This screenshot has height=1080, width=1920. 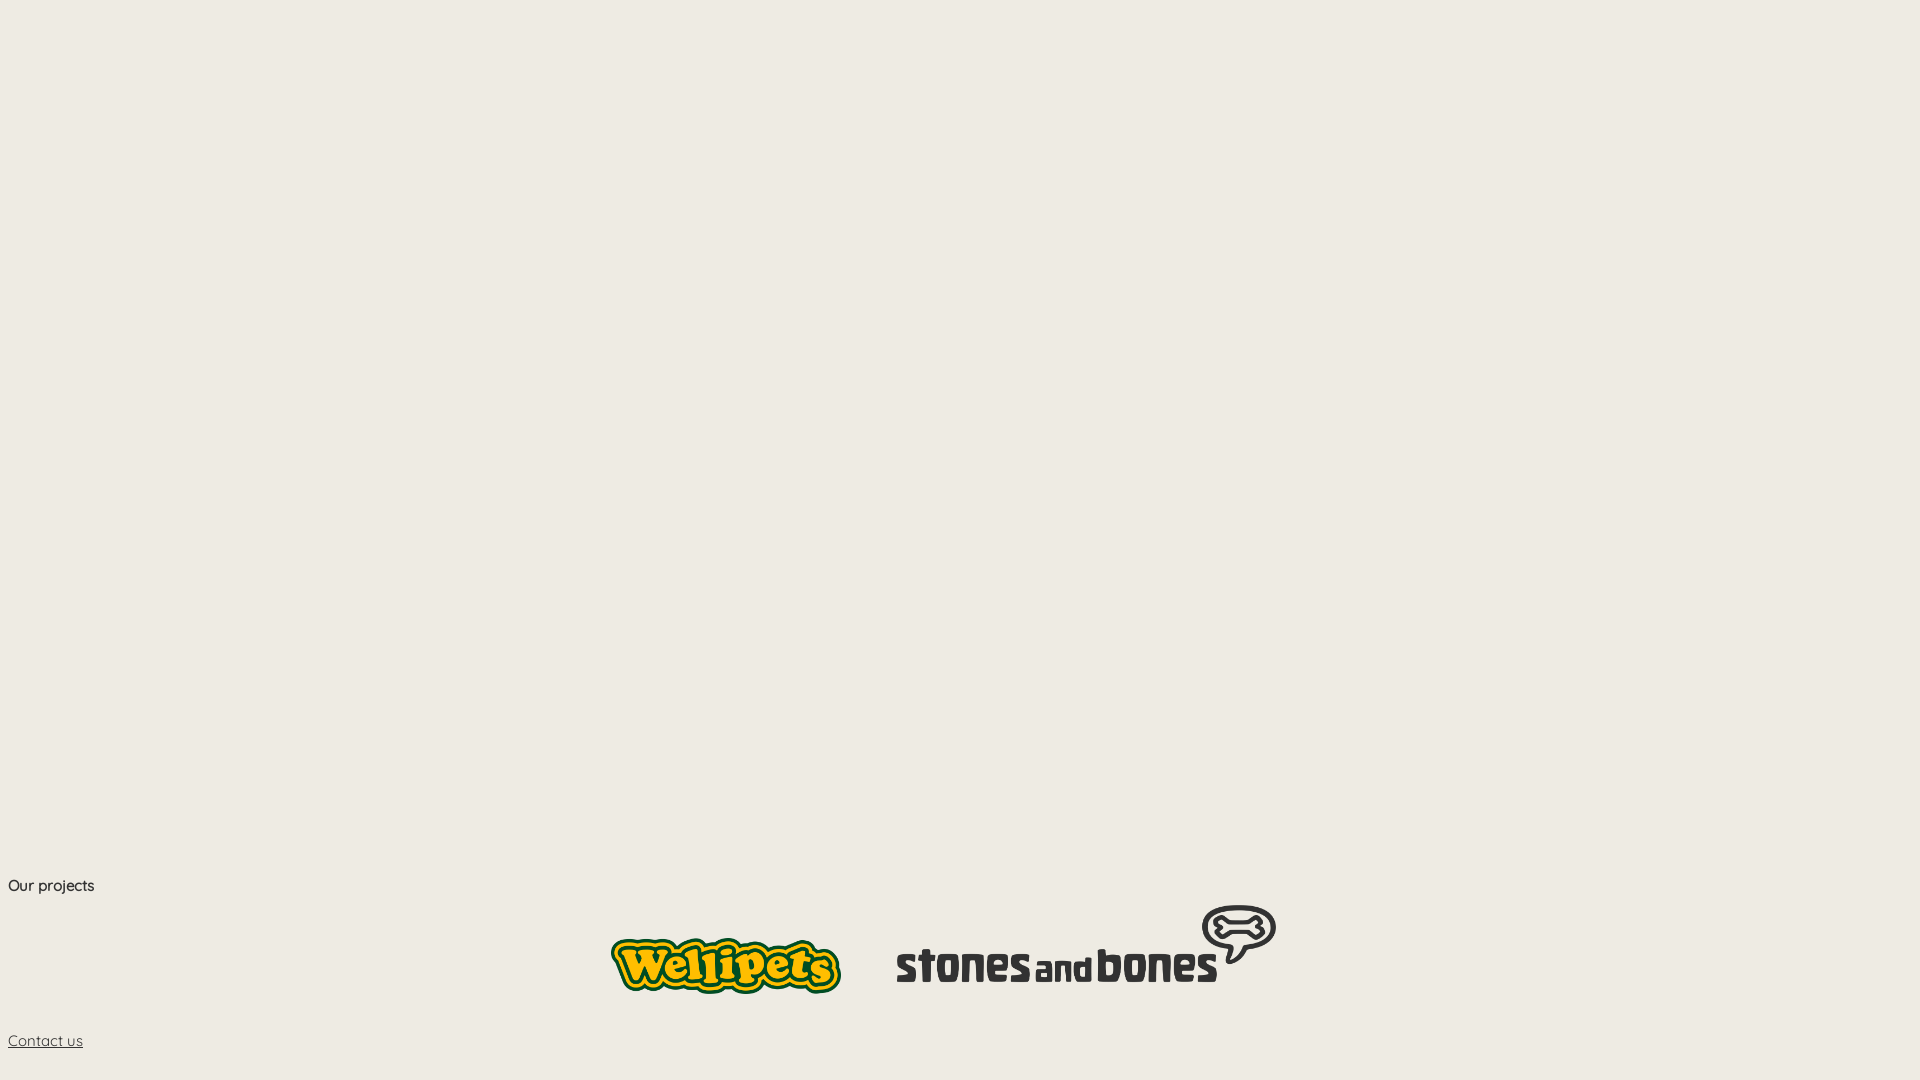 What do you see at coordinates (45, 1039) in the screenshot?
I see `'Contact us'` at bounding box center [45, 1039].